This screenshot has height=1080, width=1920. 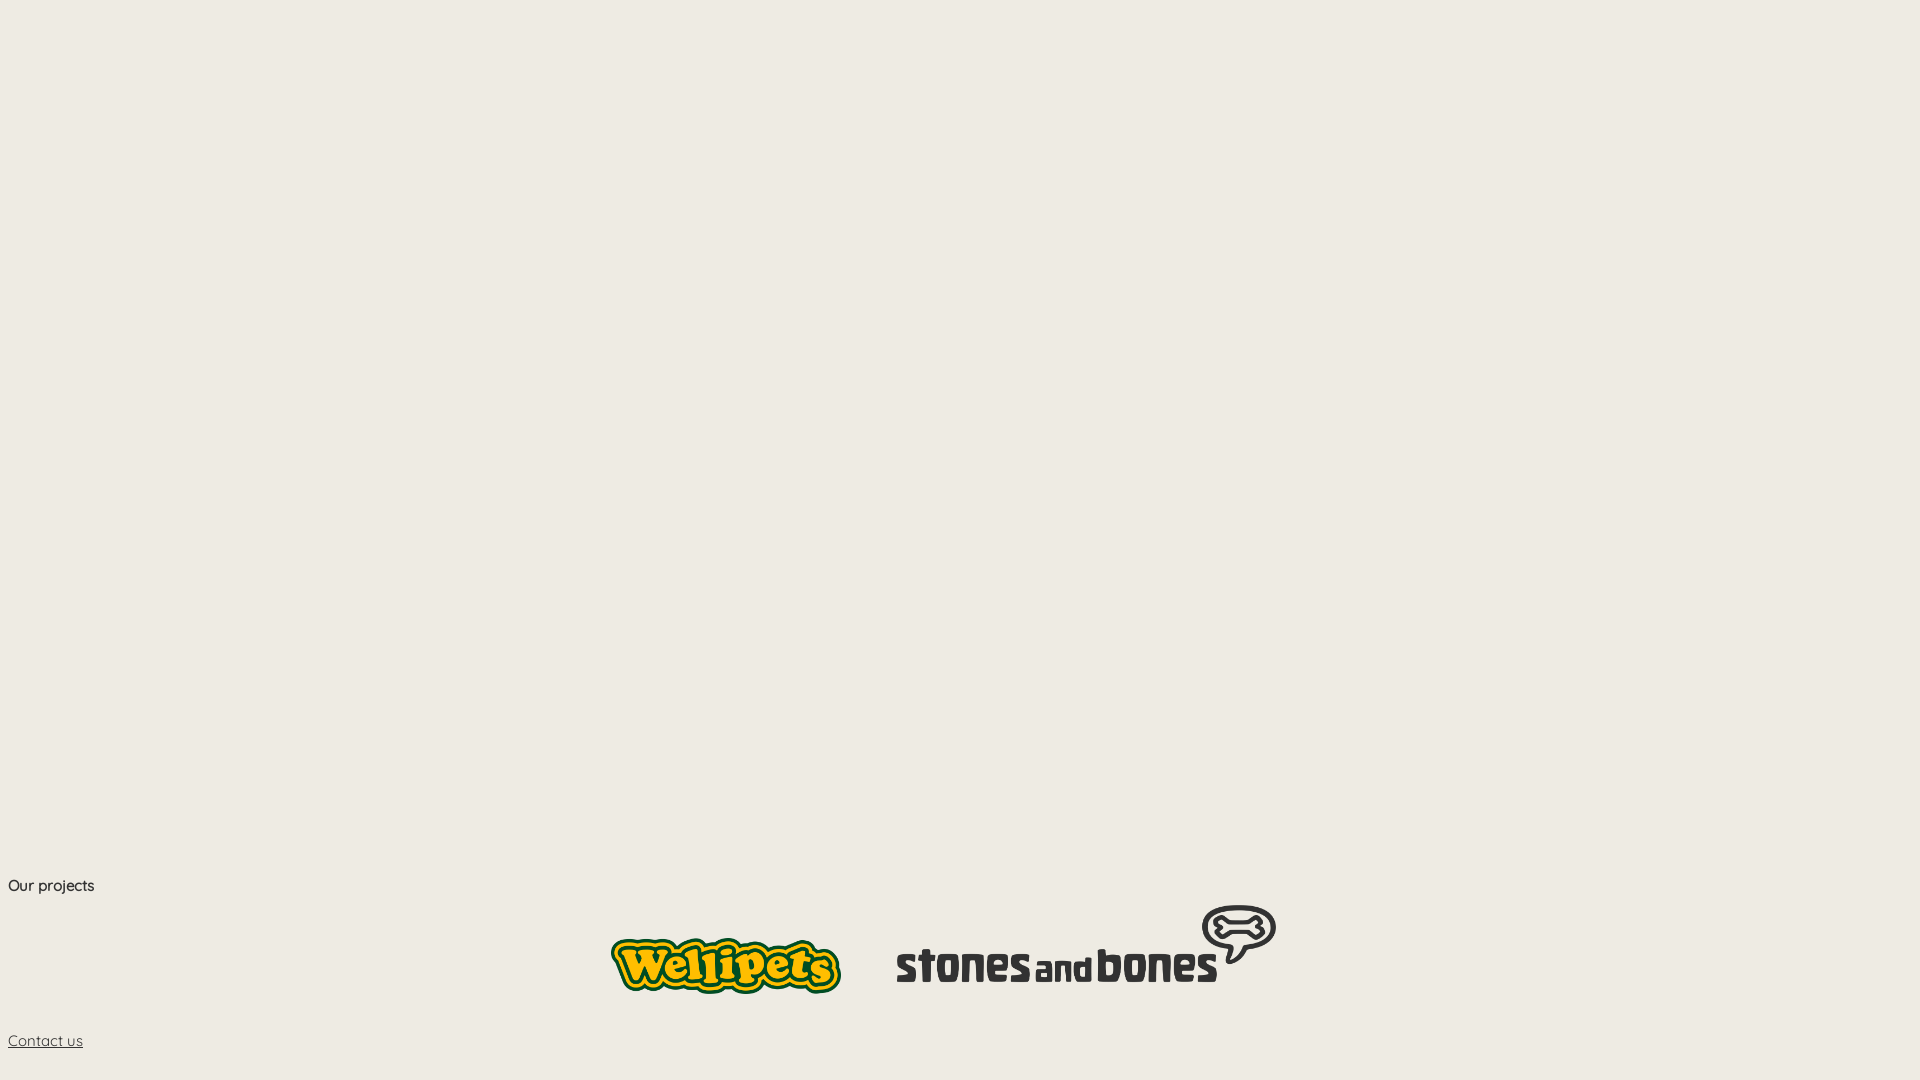 What do you see at coordinates (45, 1039) in the screenshot?
I see `'Contact us'` at bounding box center [45, 1039].